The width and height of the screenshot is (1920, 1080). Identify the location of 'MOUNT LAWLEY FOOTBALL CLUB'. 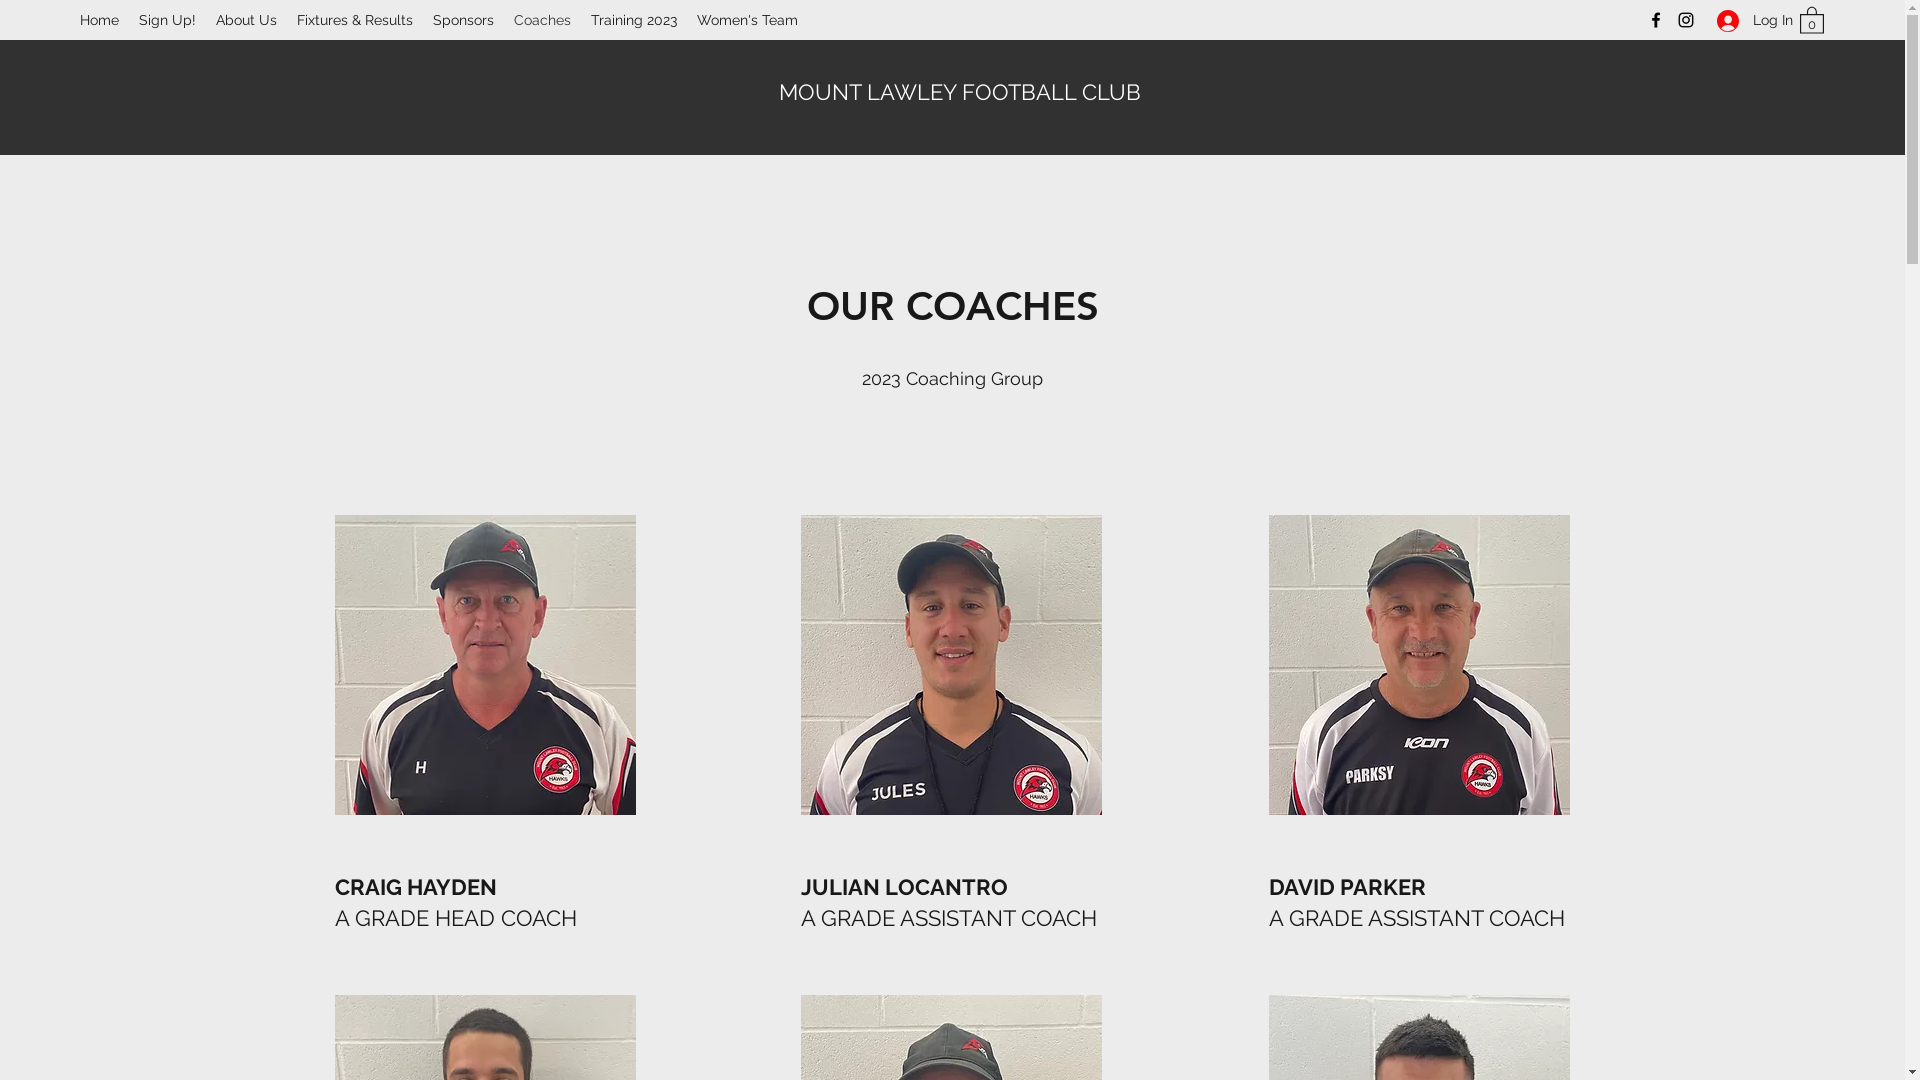
(960, 92).